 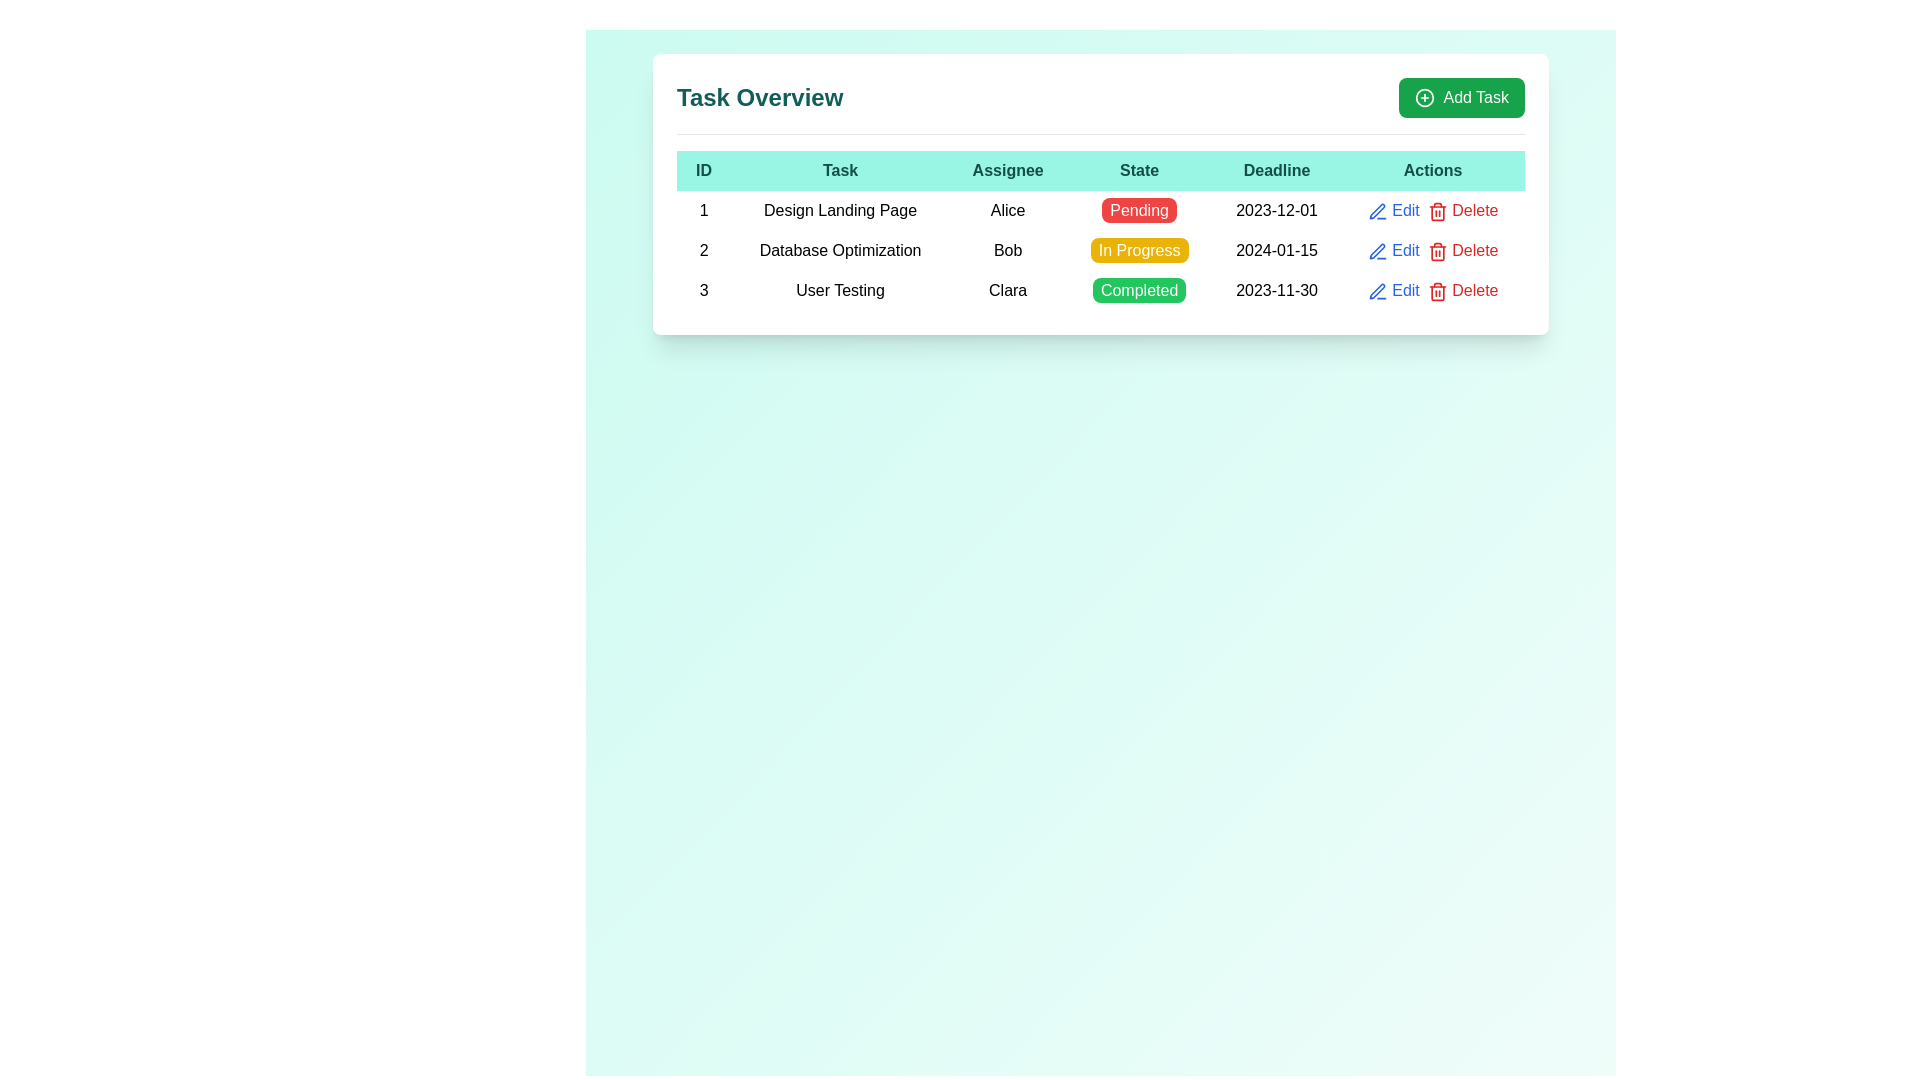 I want to click on the non-interactive text label representing the deadline for the 'Design Landing Page' task, located in the 'Deadline' column of the first row in the task details table, so click(x=1275, y=211).